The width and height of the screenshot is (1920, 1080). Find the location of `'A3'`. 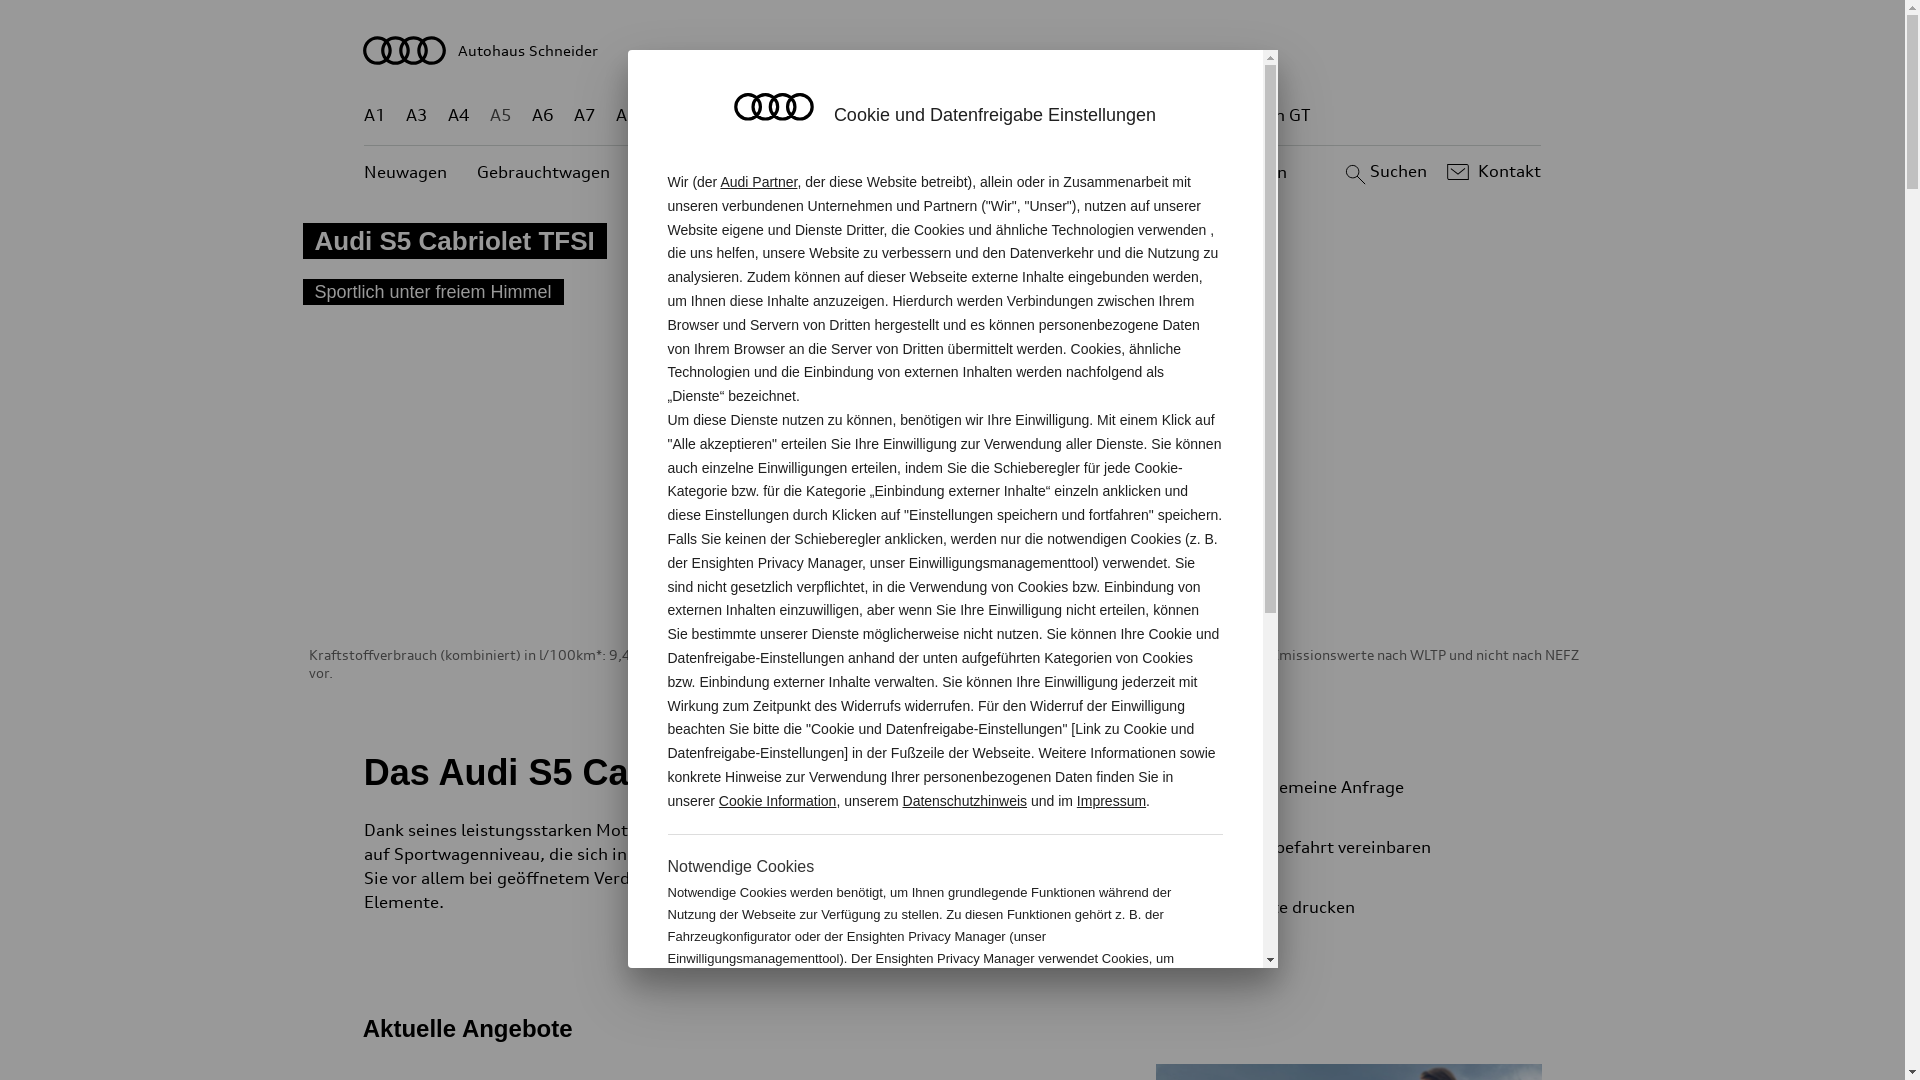

'A3' is located at coordinates (416, 115).